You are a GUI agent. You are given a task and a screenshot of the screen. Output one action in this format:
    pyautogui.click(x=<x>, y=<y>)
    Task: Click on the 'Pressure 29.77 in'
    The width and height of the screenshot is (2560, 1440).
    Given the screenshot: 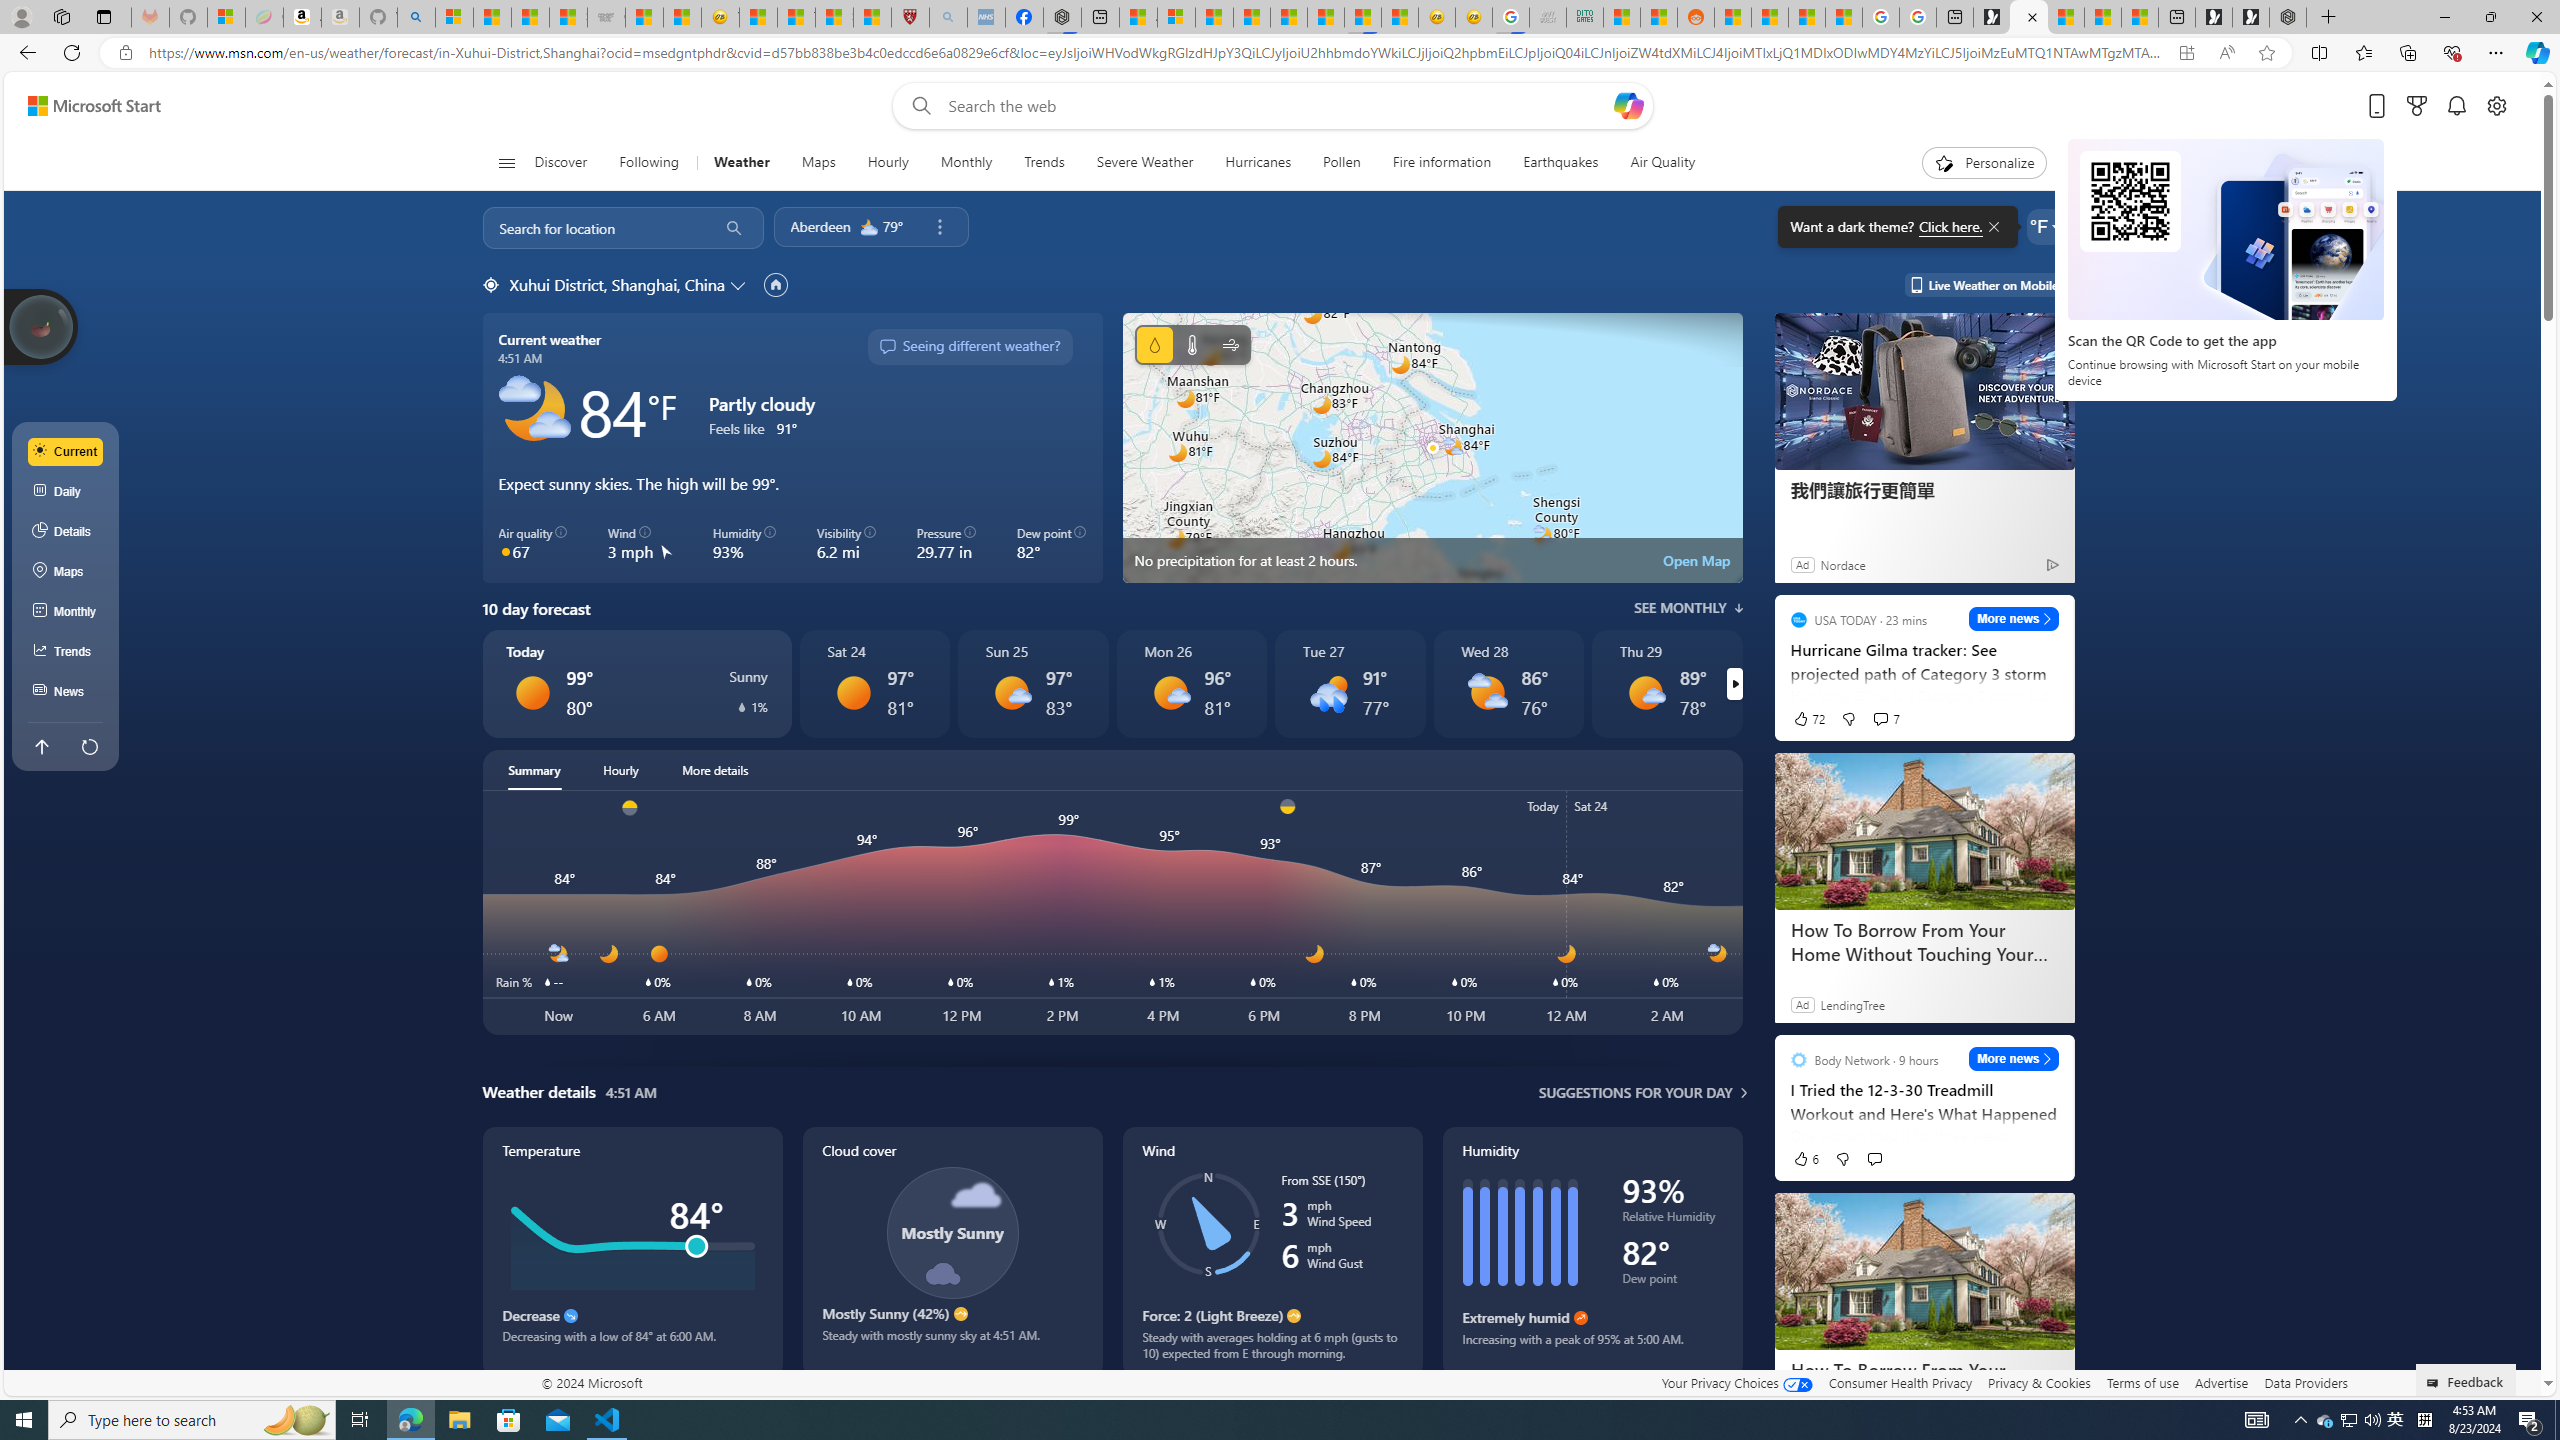 What is the action you would take?
    pyautogui.click(x=946, y=543)
    